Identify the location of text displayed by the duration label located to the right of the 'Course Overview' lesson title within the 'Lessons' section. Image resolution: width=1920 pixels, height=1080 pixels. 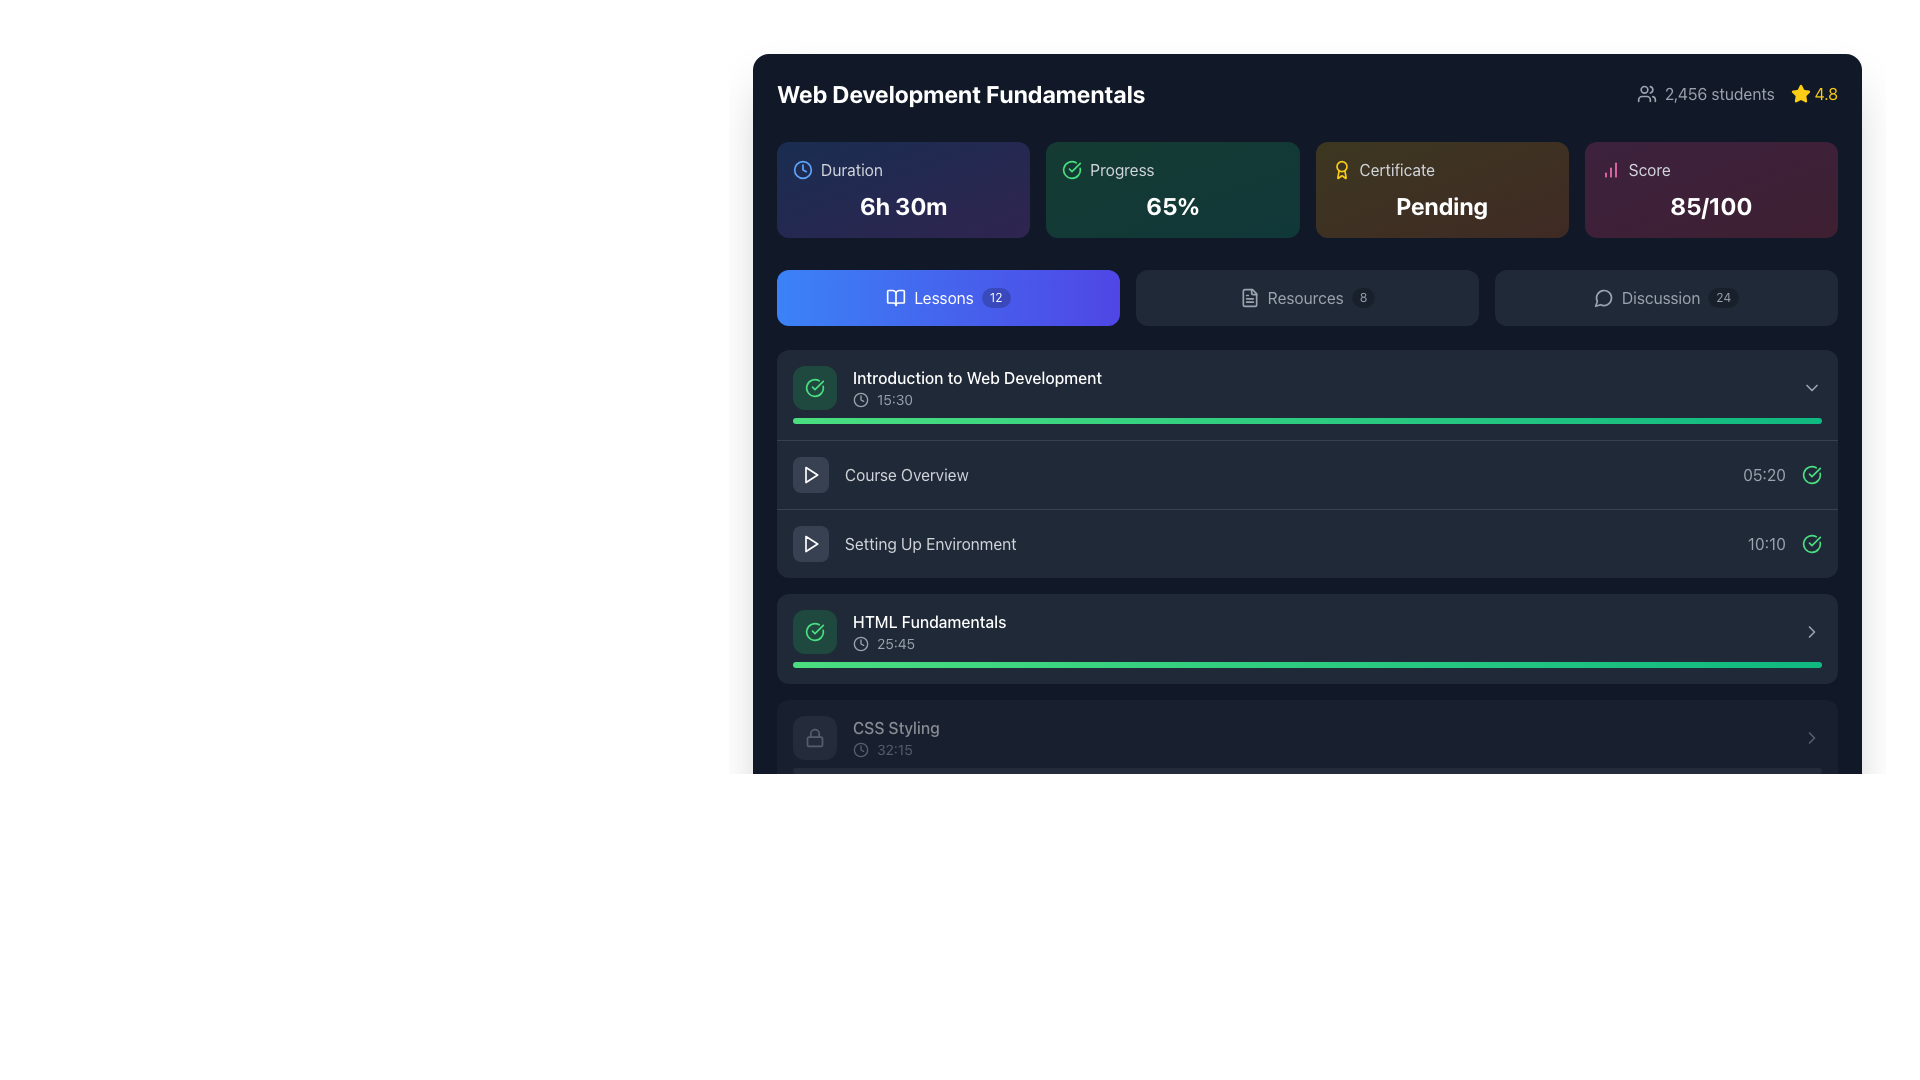
(1764, 474).